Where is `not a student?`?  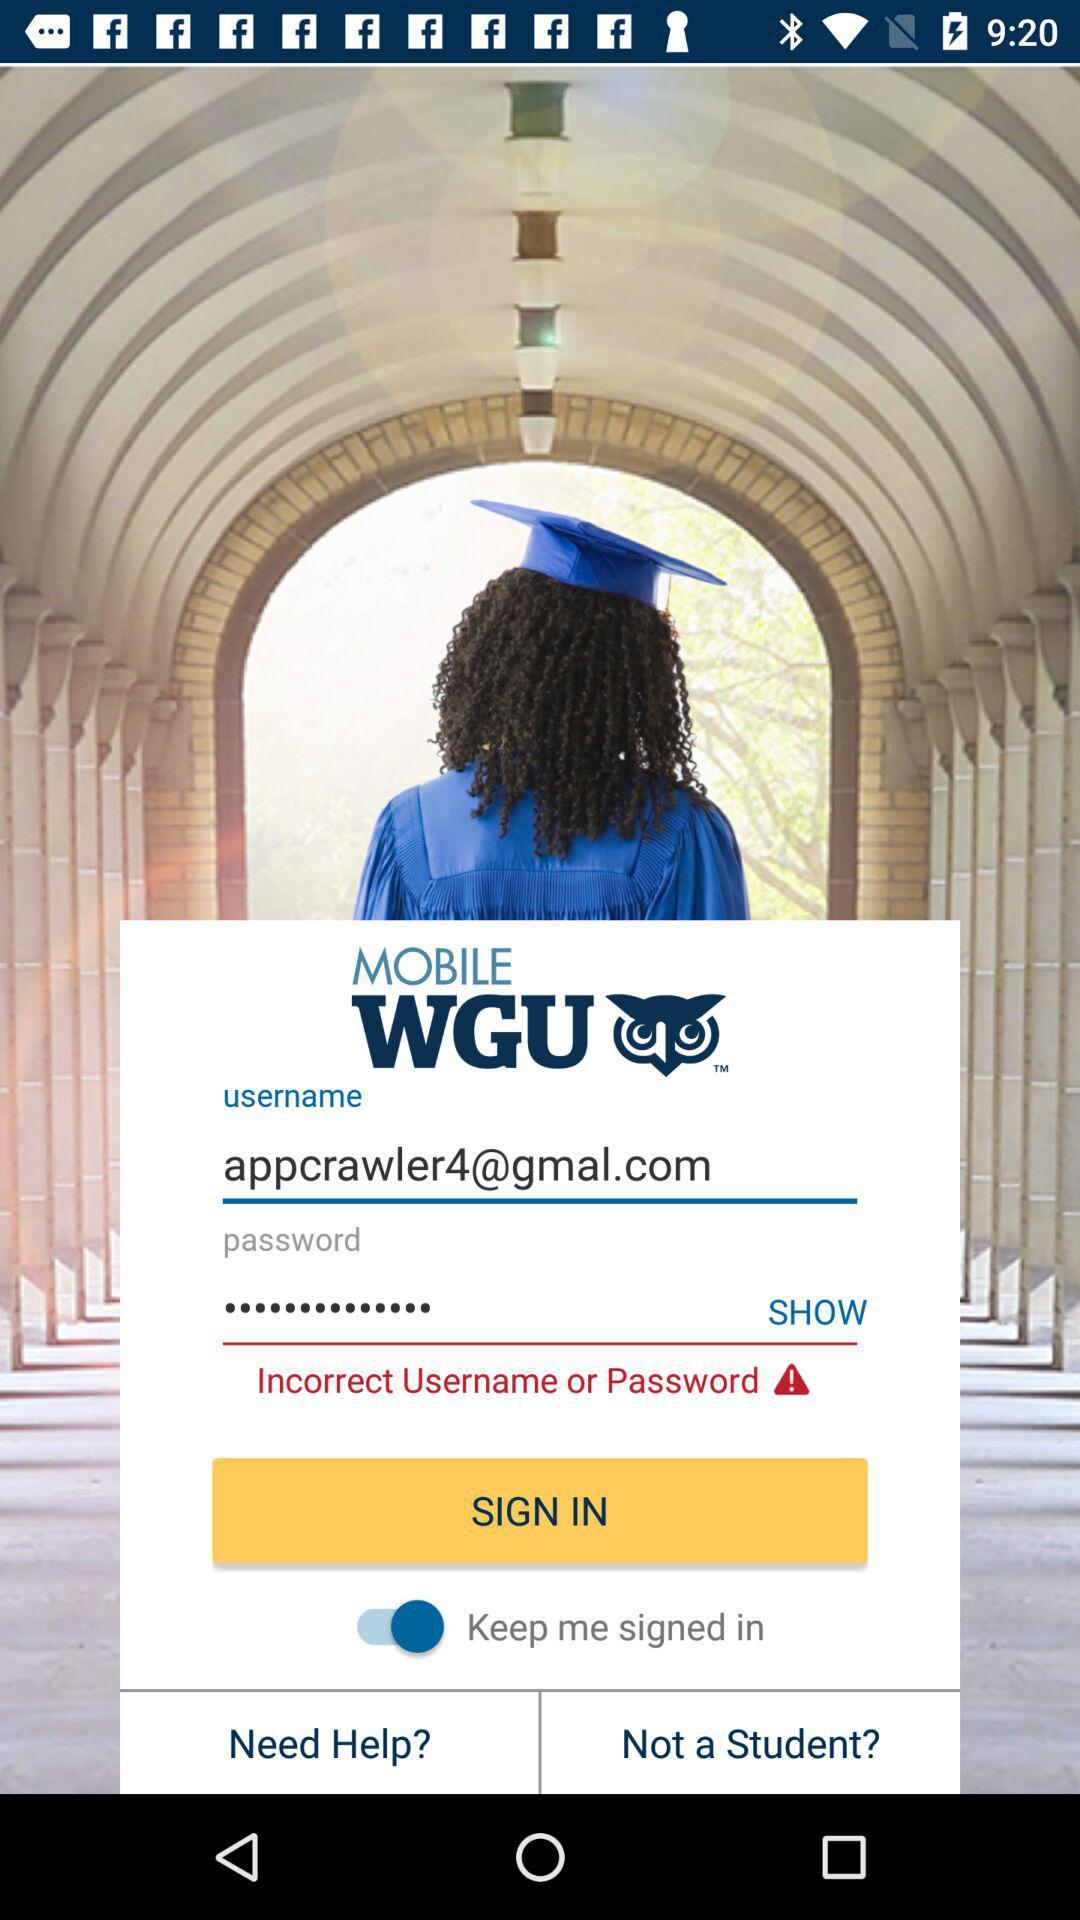
not a student? is located at coordinates (750, 1741).